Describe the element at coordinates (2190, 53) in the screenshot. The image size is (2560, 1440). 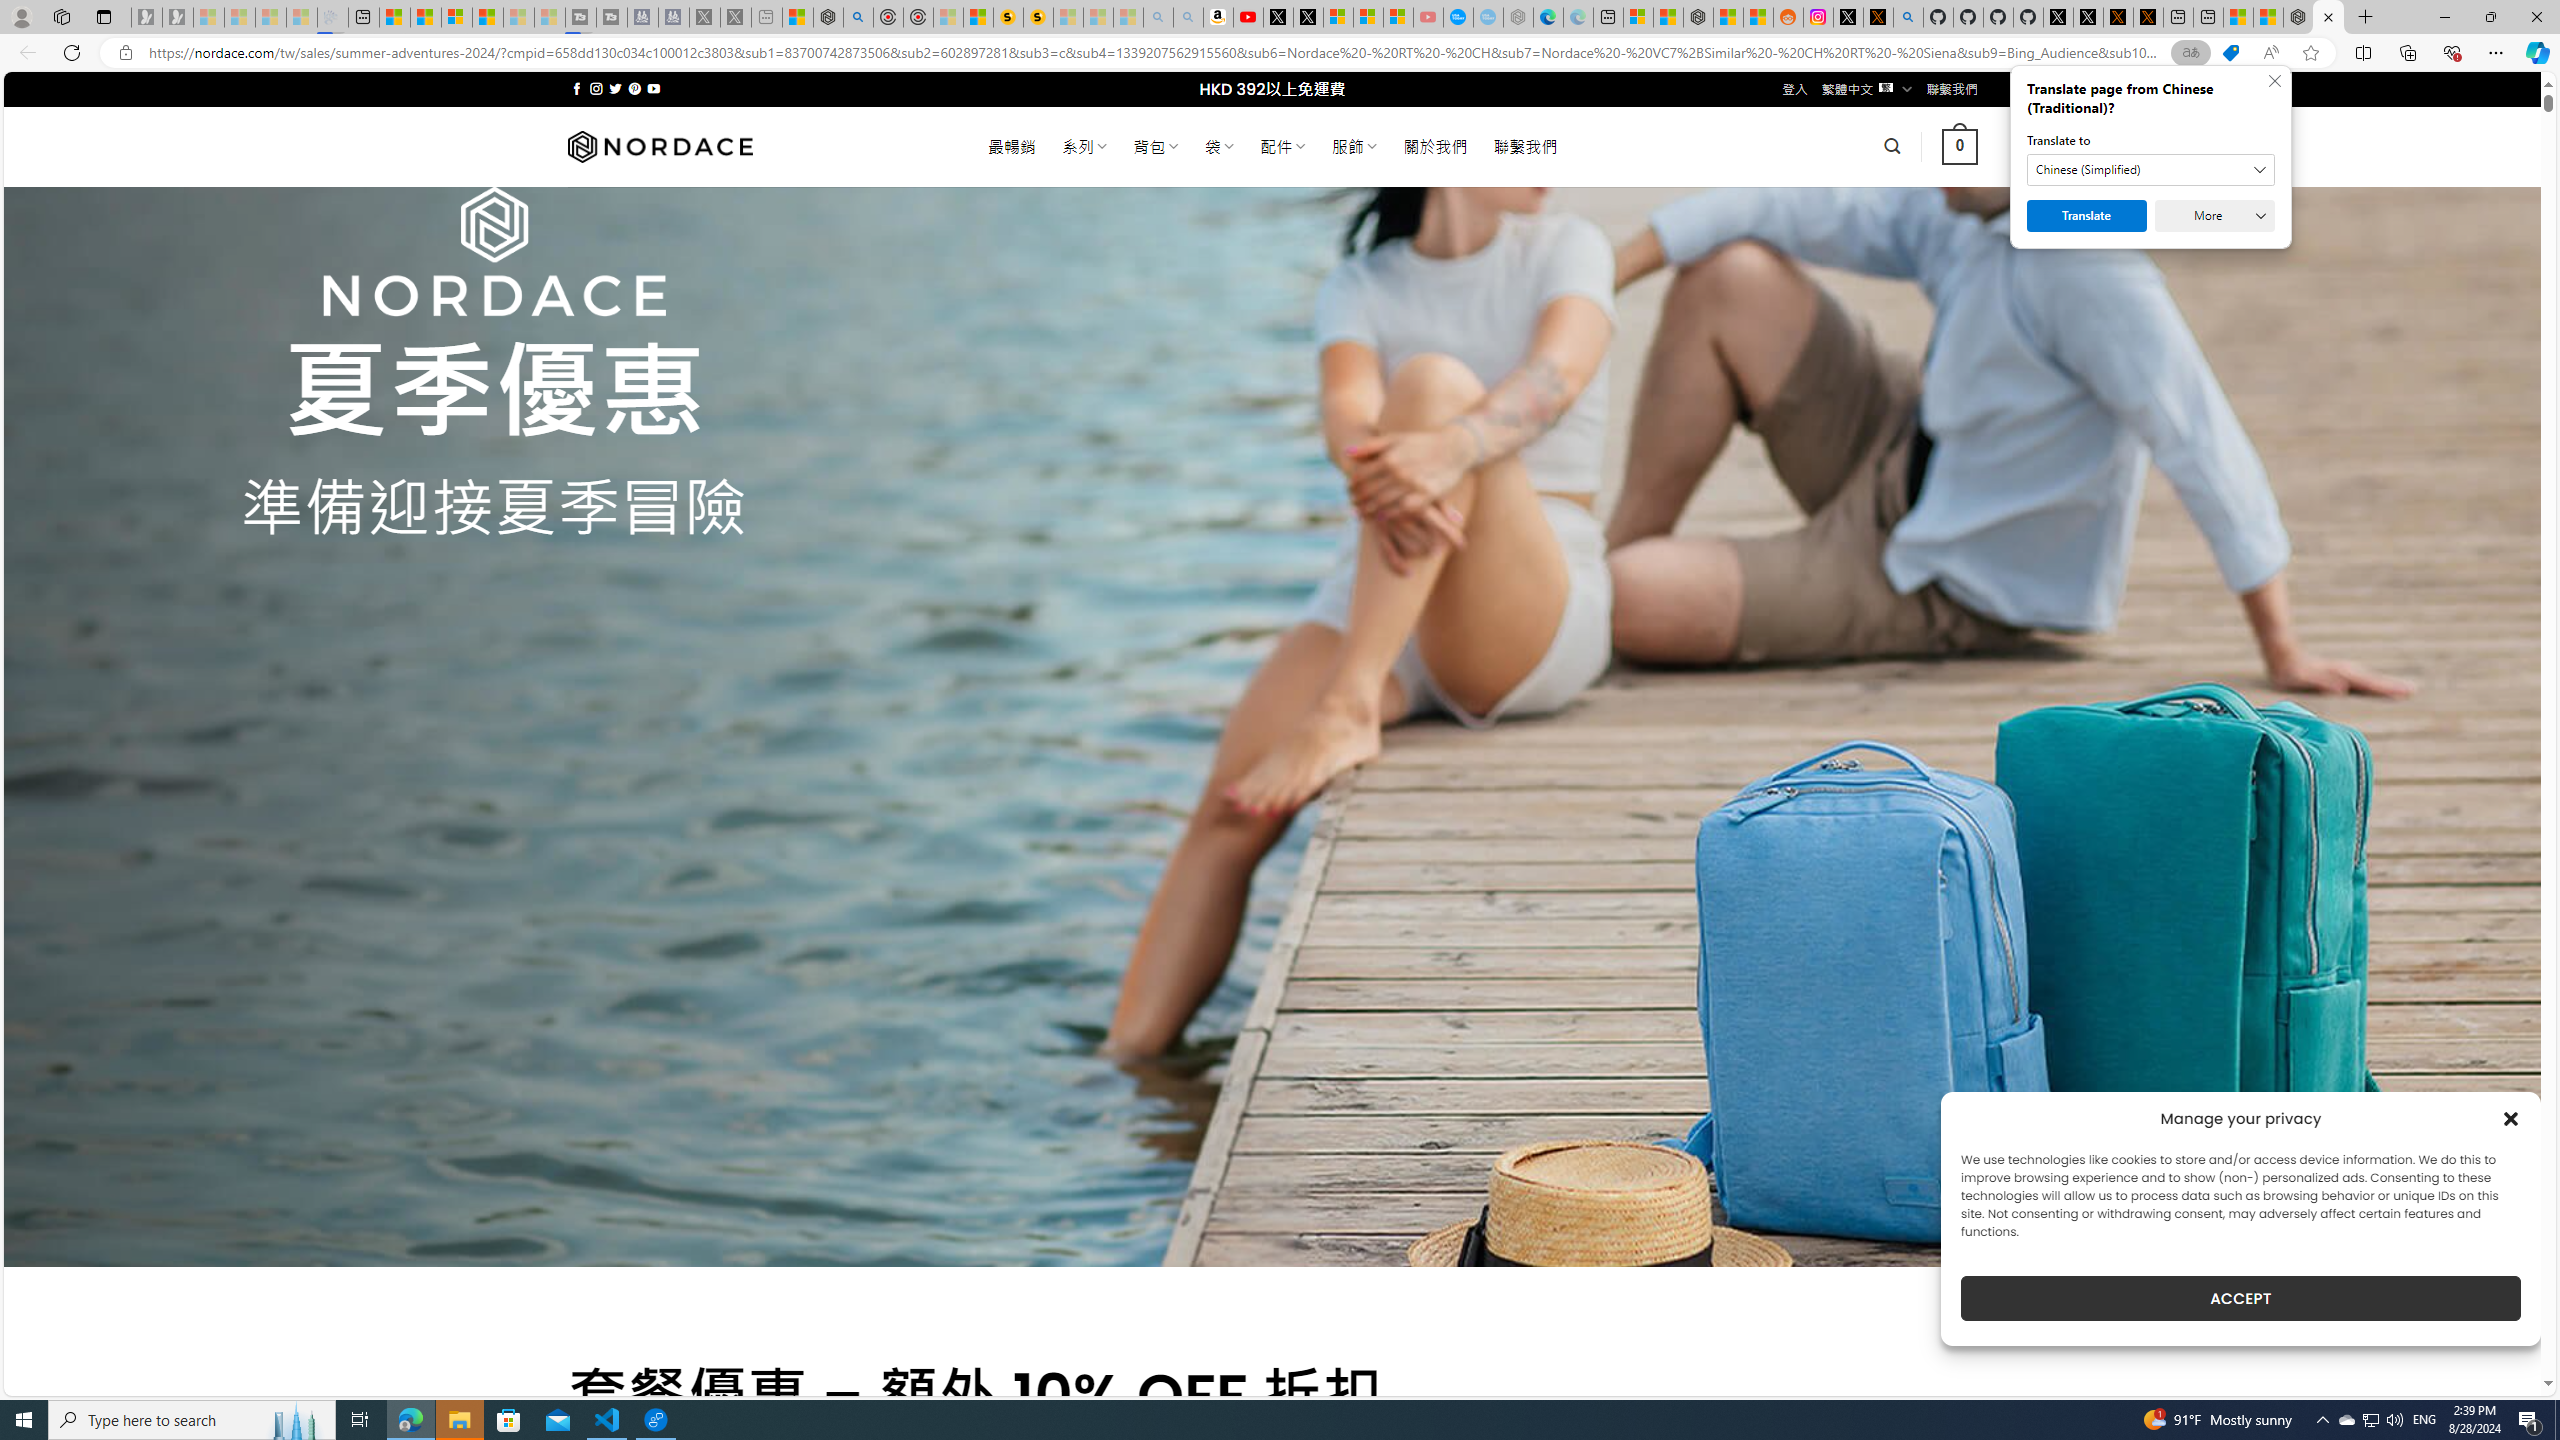
I see `'Show translate options'` at that location.